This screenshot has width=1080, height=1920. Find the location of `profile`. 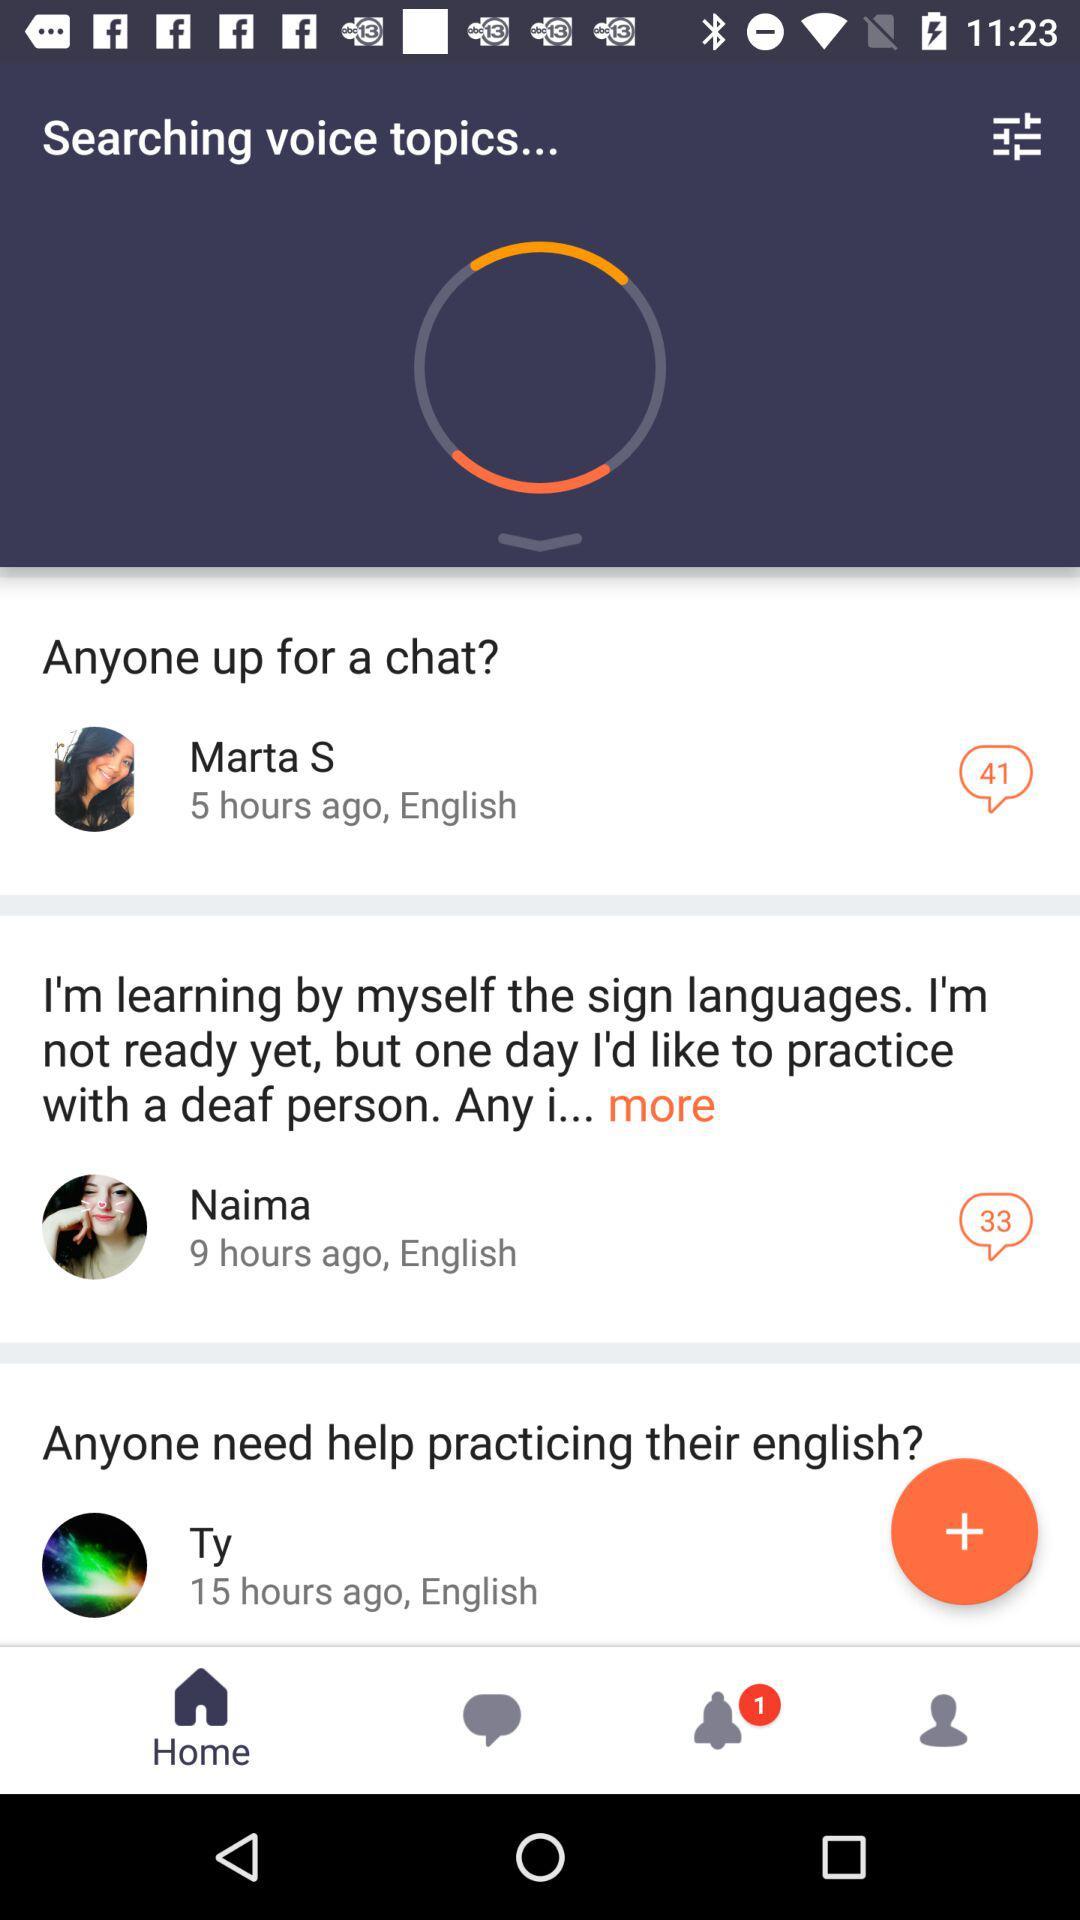

profile is located at coordinates (94, 1564).